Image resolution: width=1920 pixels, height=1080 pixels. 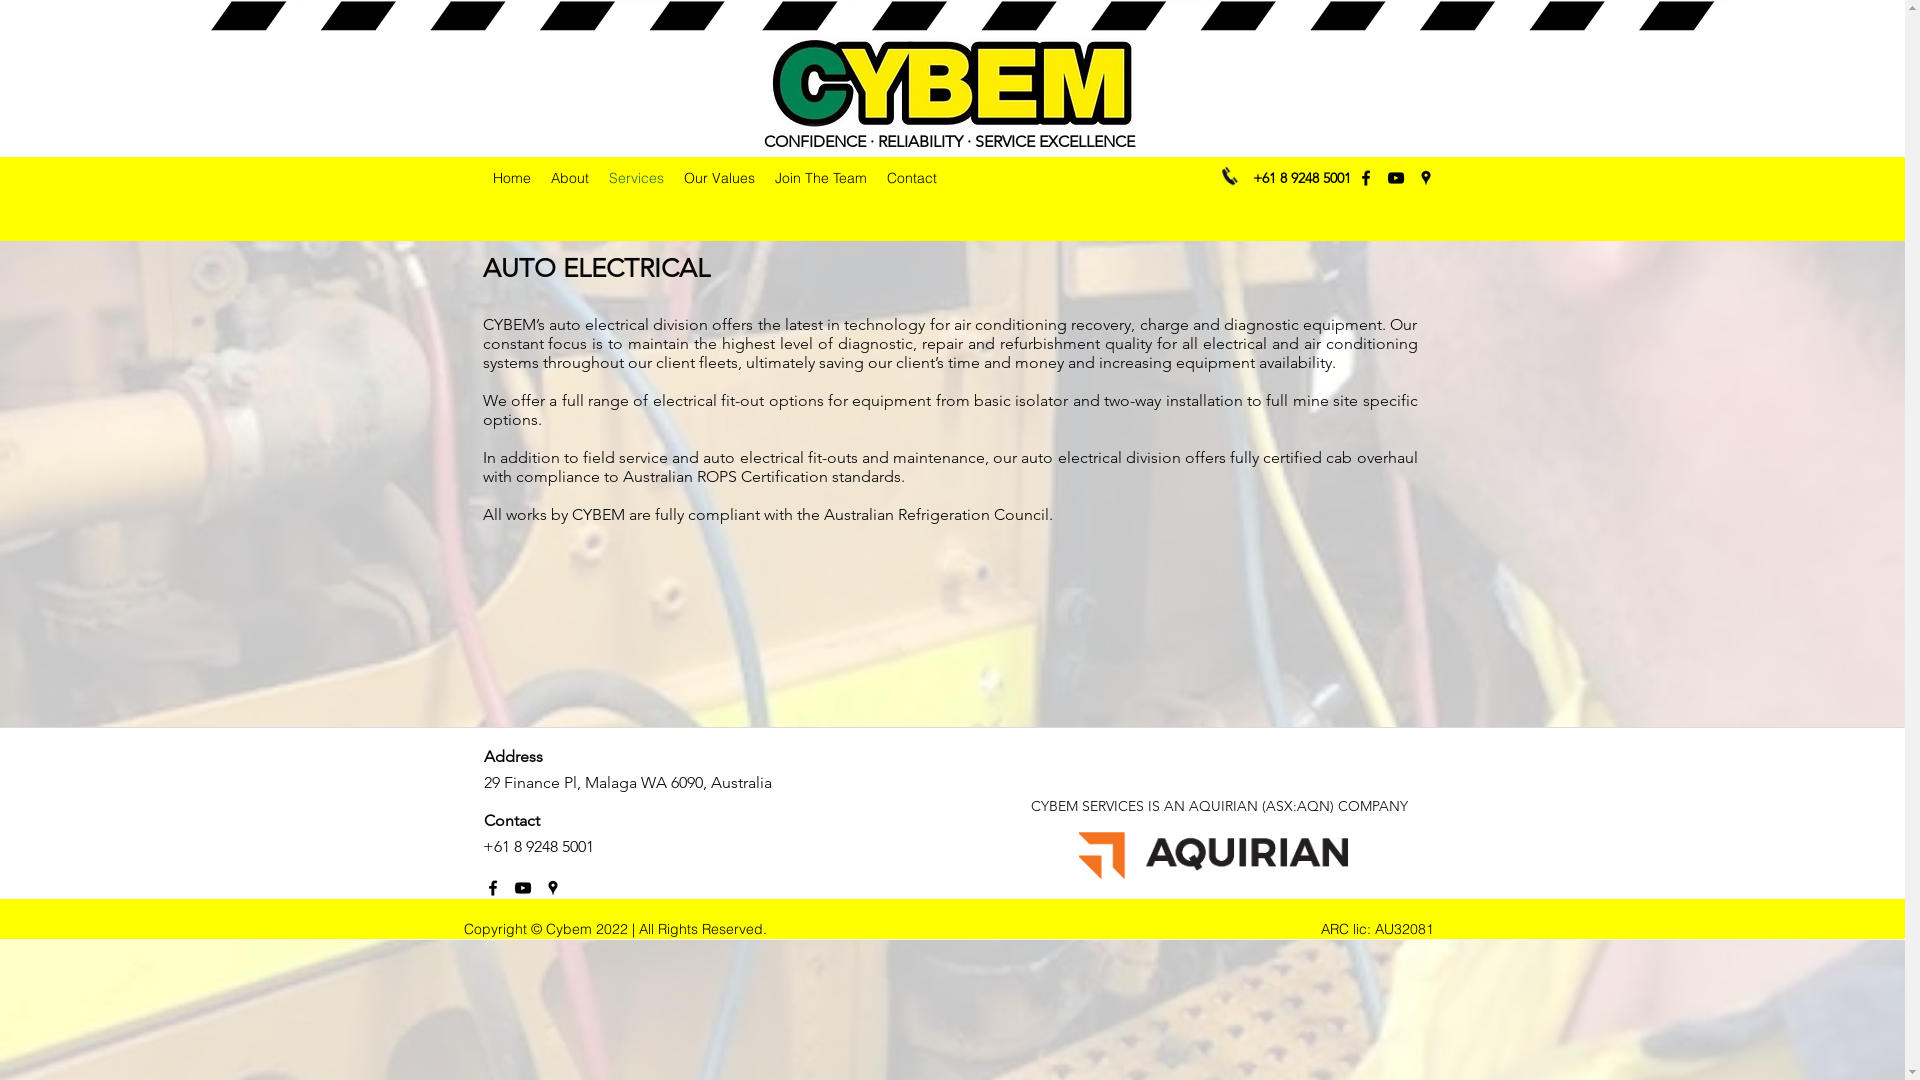 I want to click on 'Join The Team', so click(x=820, y=176).